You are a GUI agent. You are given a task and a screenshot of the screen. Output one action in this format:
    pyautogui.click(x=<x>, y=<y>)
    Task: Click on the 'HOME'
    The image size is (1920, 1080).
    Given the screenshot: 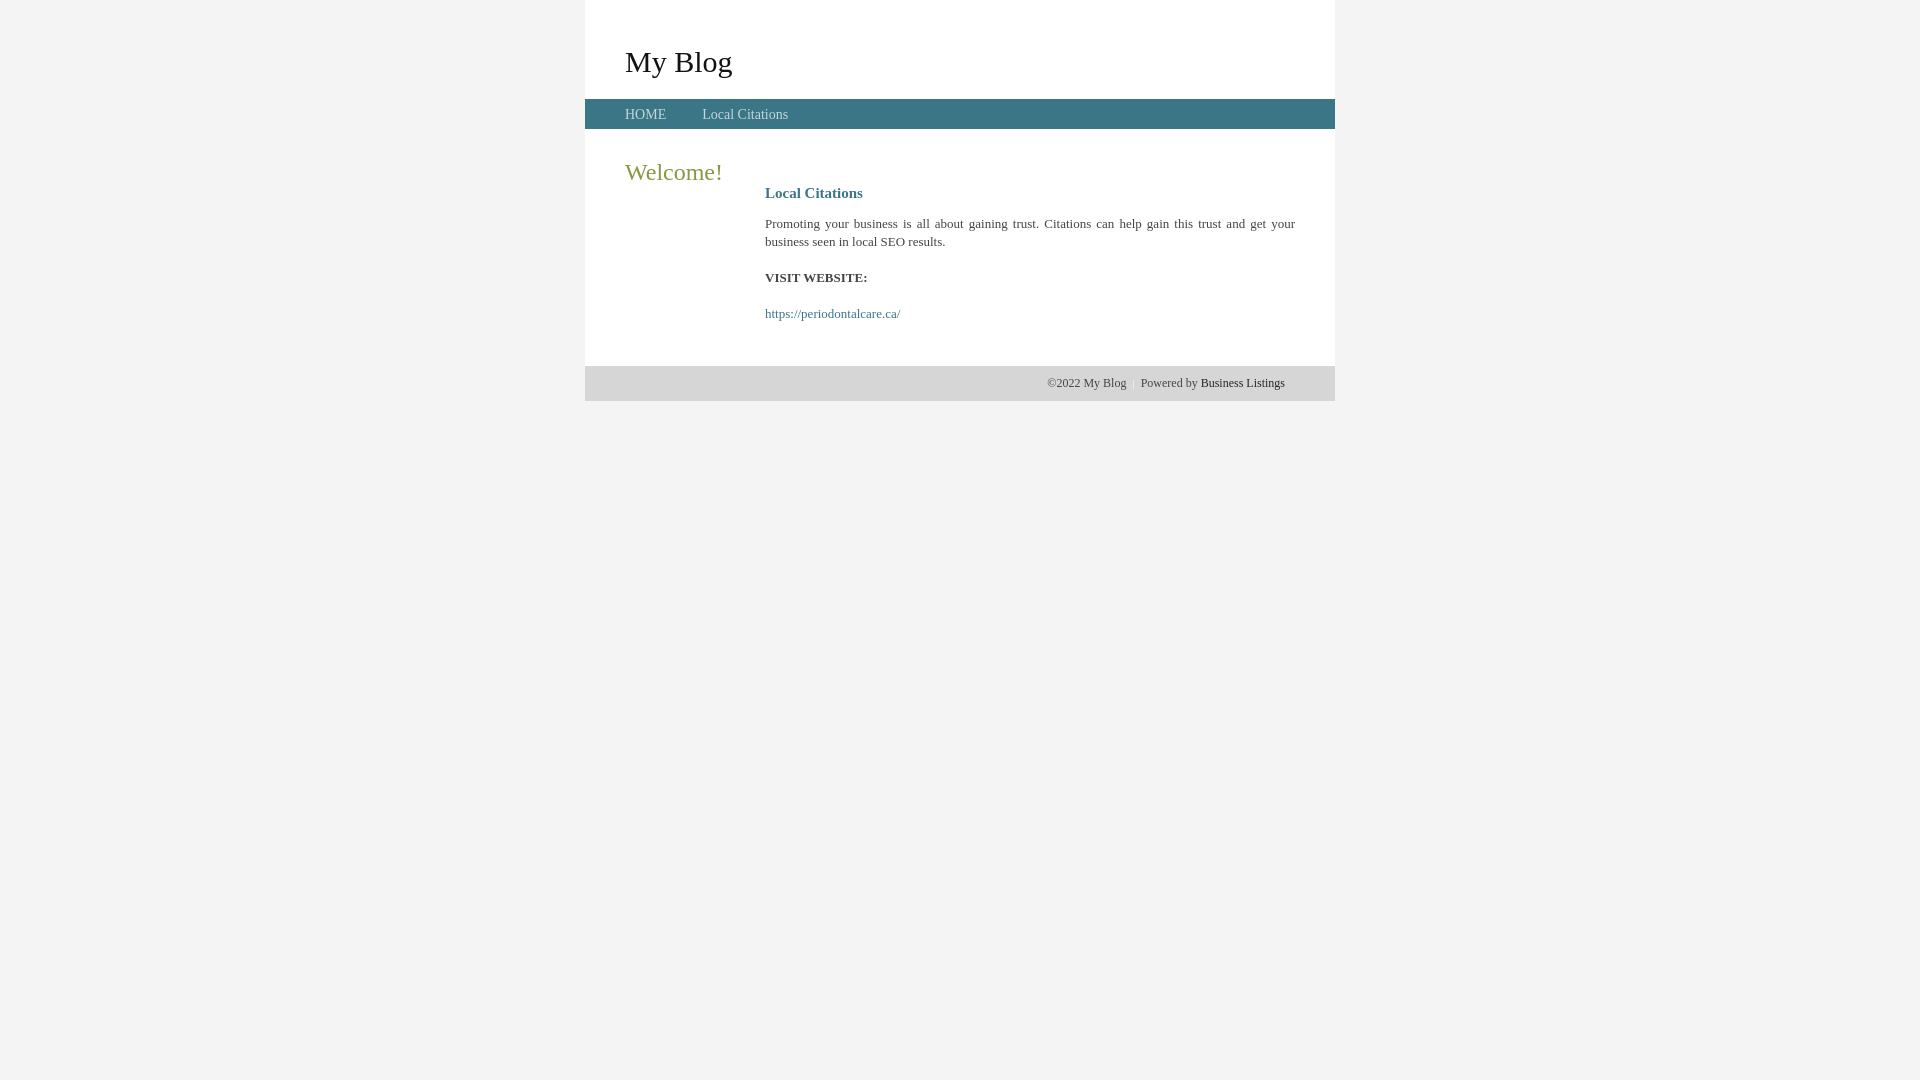 What is the action you would take?
    pyautogui.click(x=645, y=114)
    